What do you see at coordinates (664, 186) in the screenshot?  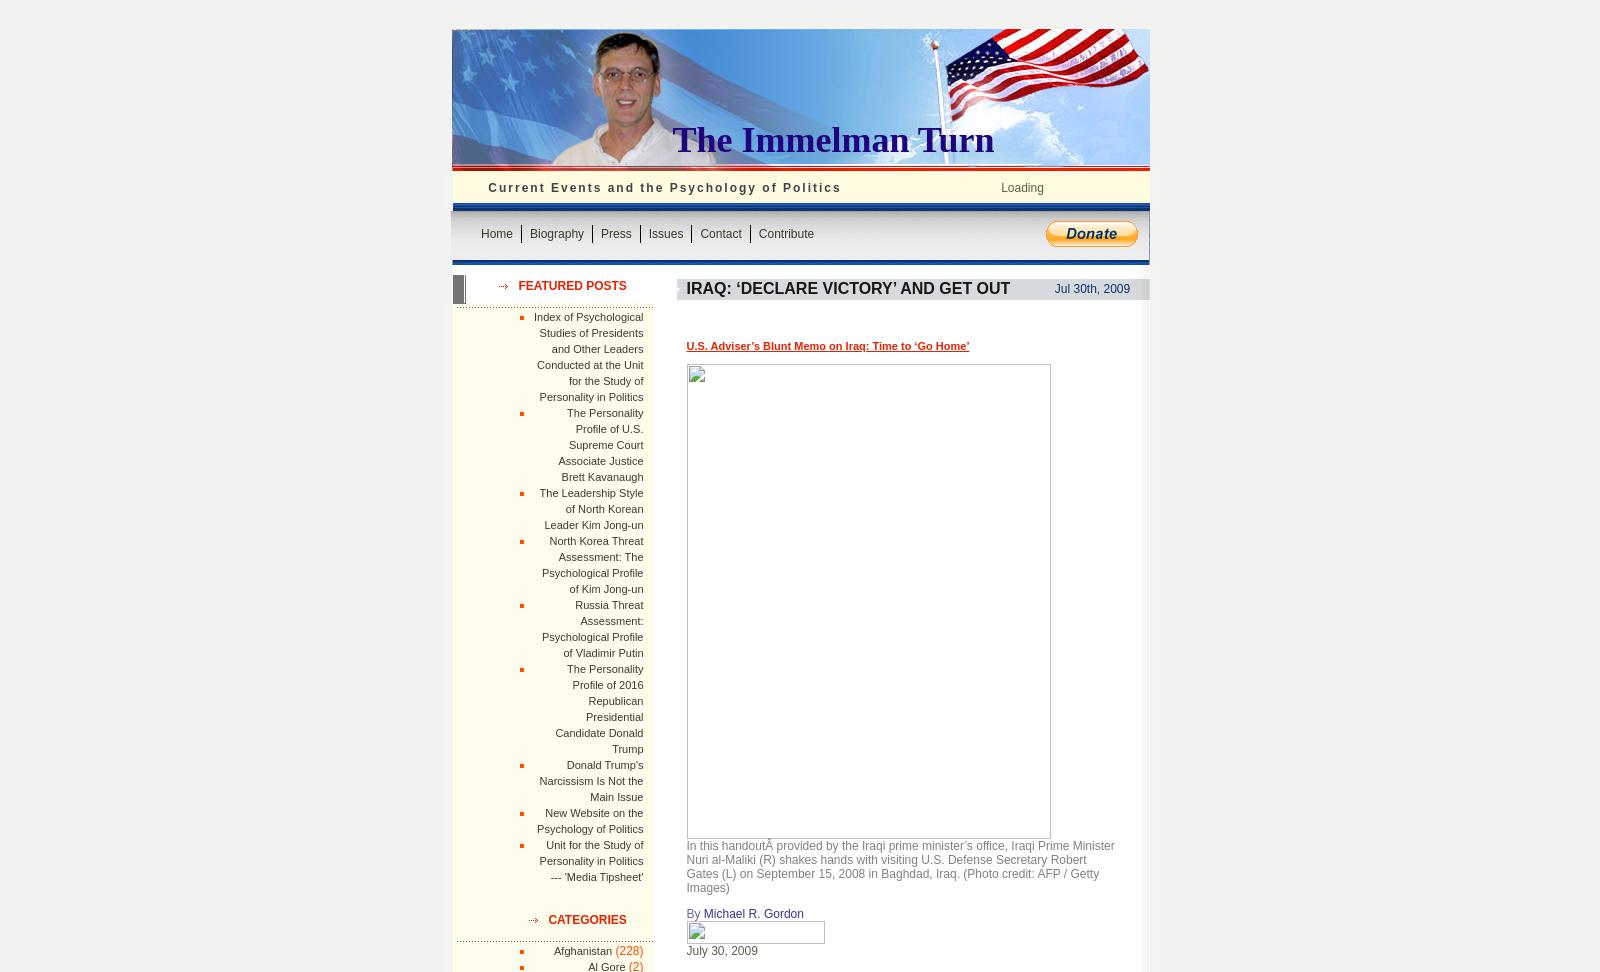 I see `'Current Events and the Psychology of Politics'` at bounding box center [664, 186].